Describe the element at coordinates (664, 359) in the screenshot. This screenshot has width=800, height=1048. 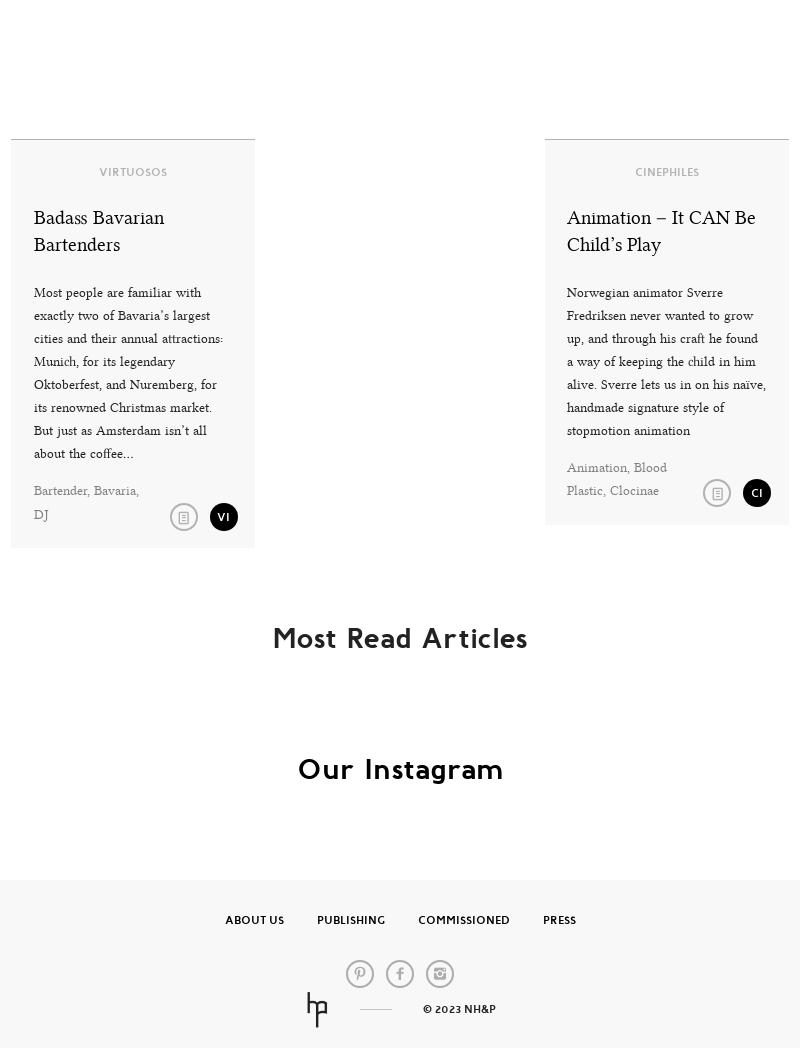
I see `'Norwegian animator Sverre Fredriksen never wanted to grow up, and through his craft he found a way of keeping the child in him alive. Sverre lets us in on his naïve, handmade signature style of stopmotion animation'` at that location.